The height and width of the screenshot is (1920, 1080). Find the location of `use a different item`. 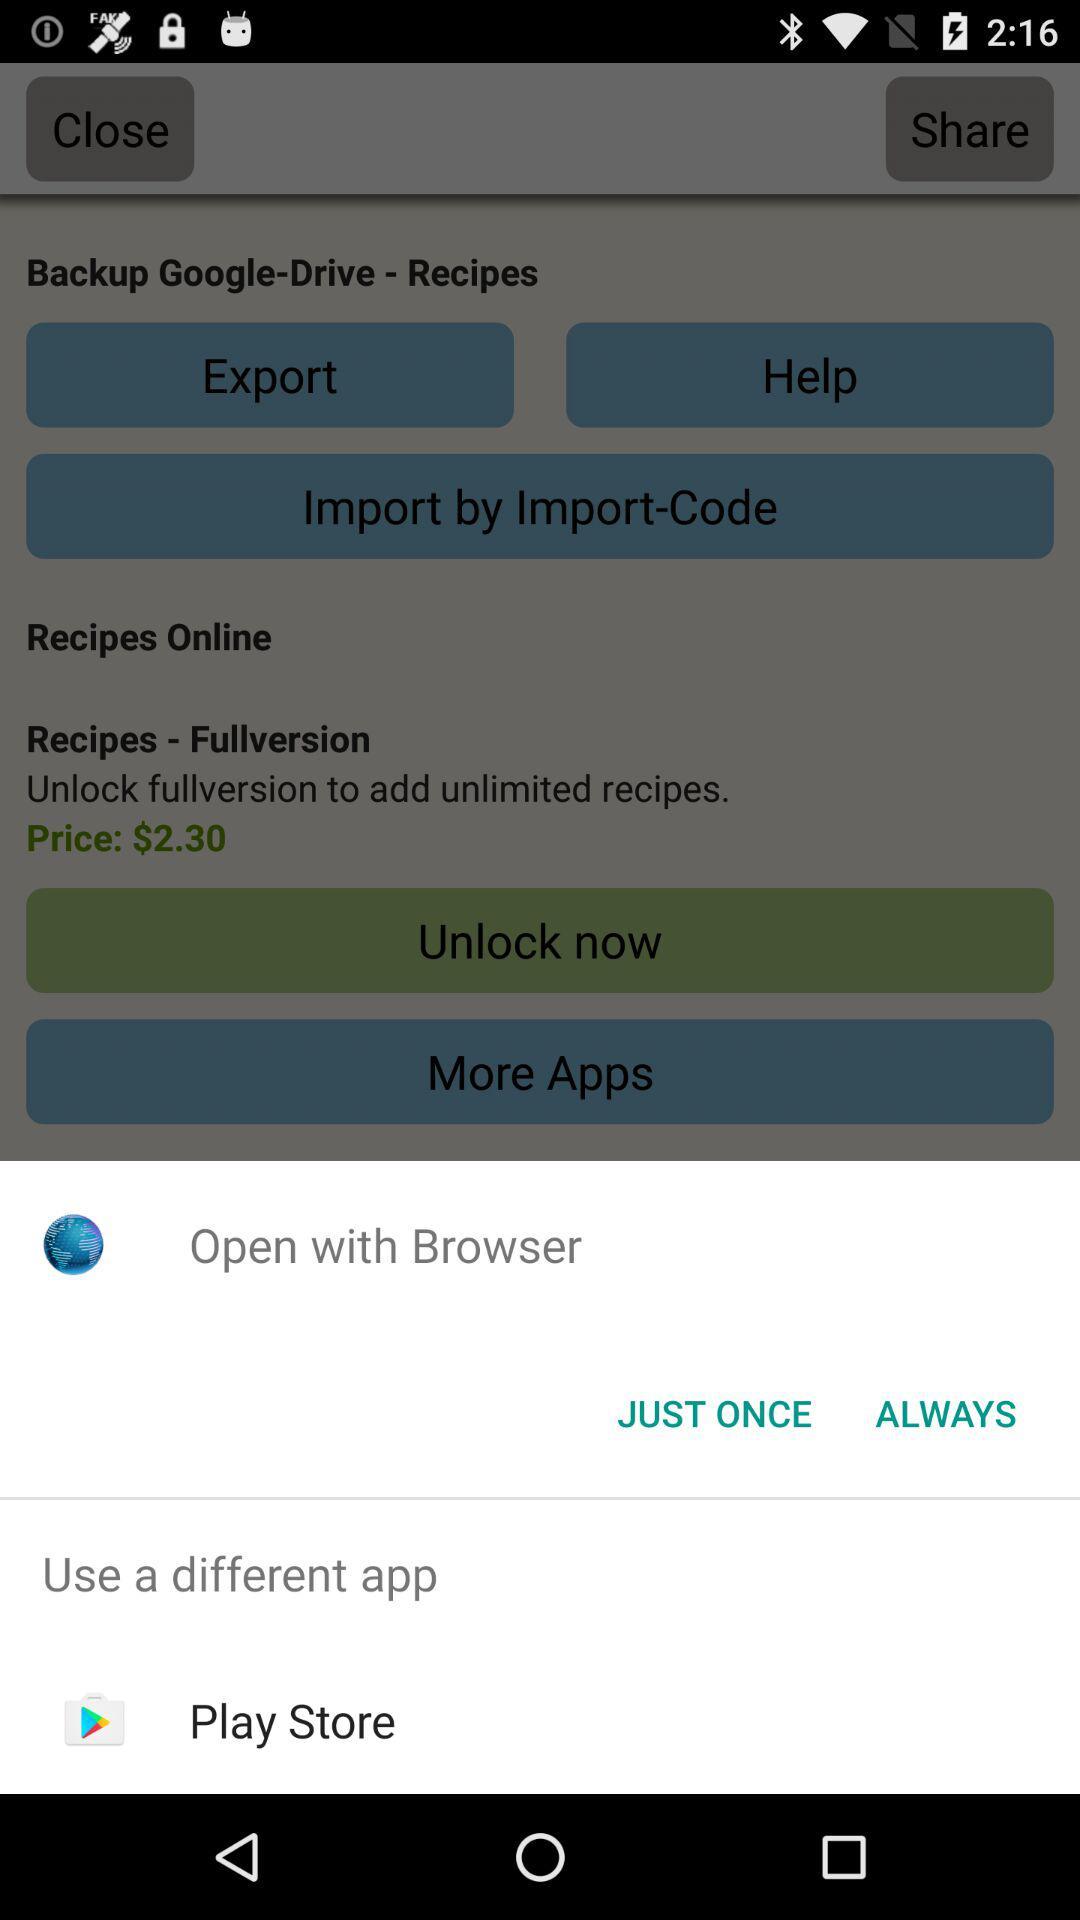

use a different item is located at coordinates (540, 1572).